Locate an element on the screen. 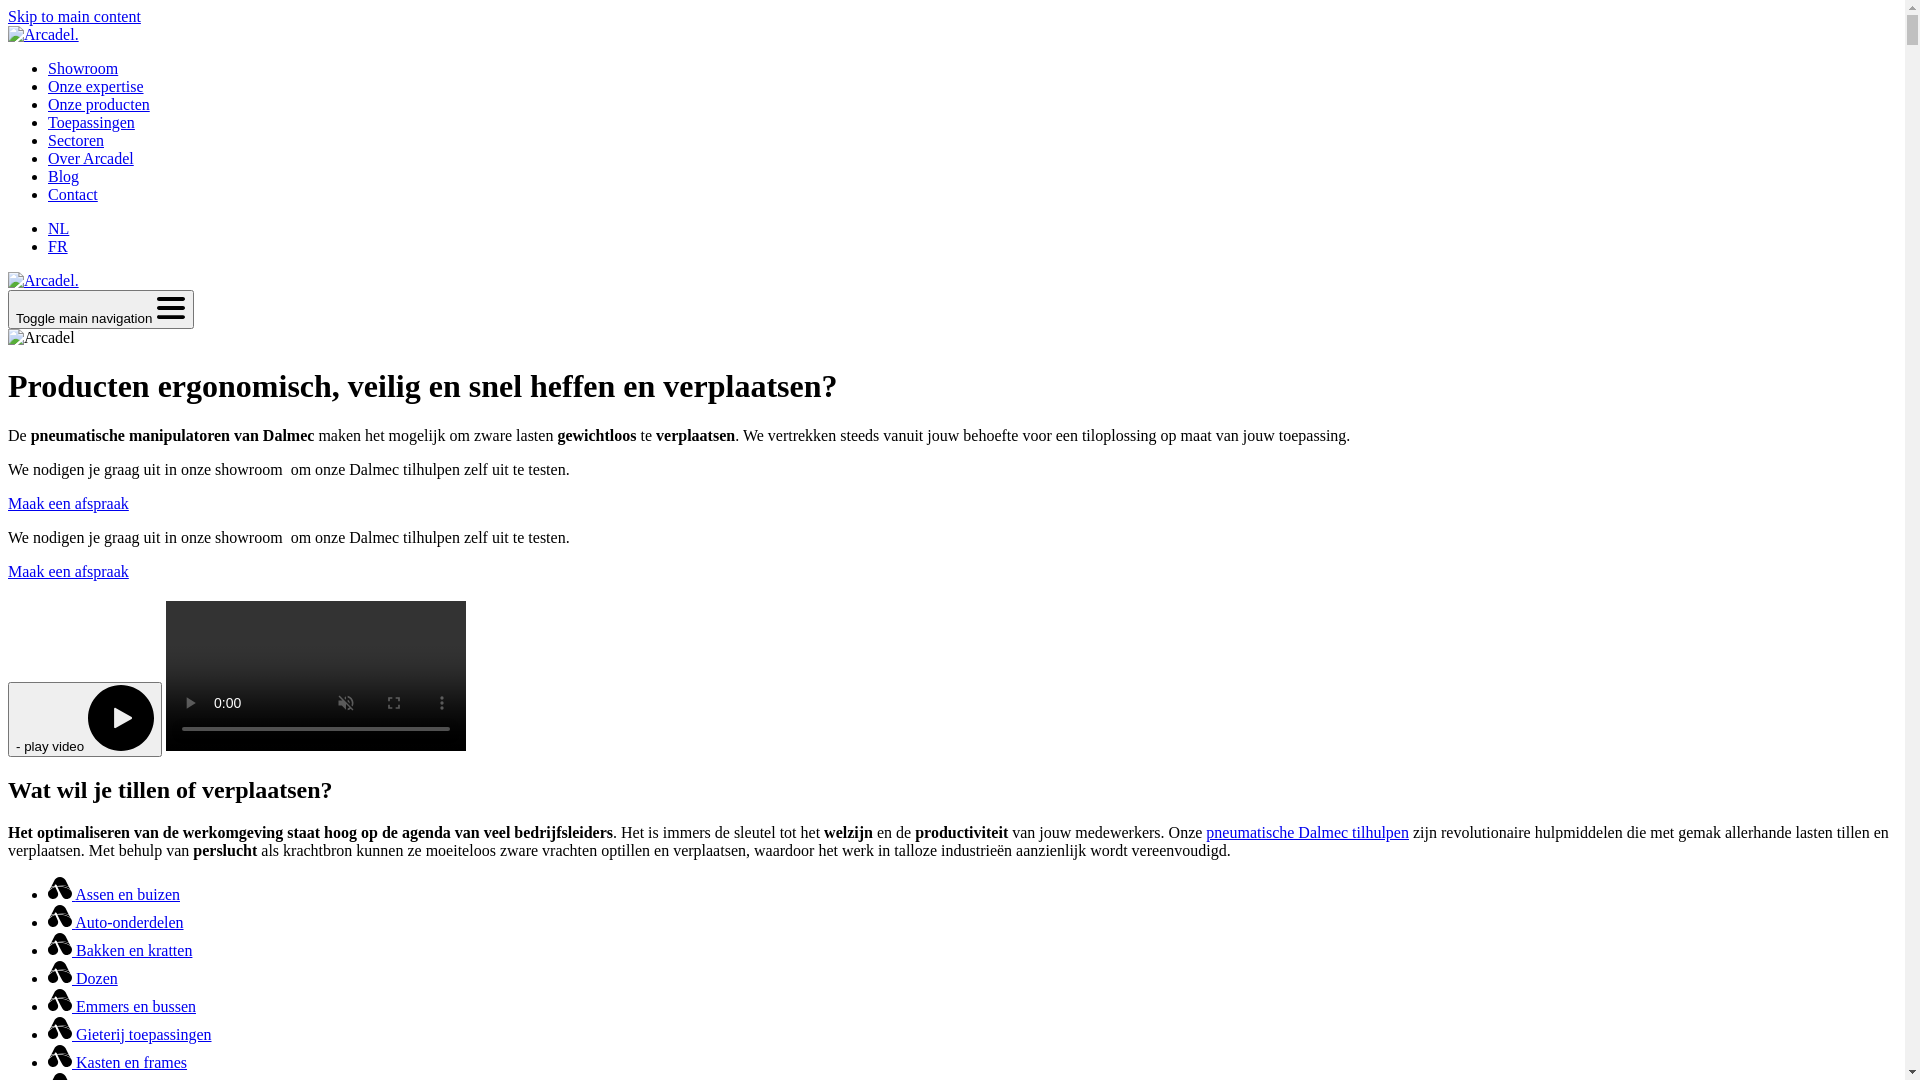  'Toggle main navigation' is located at coordinates (99, 309).